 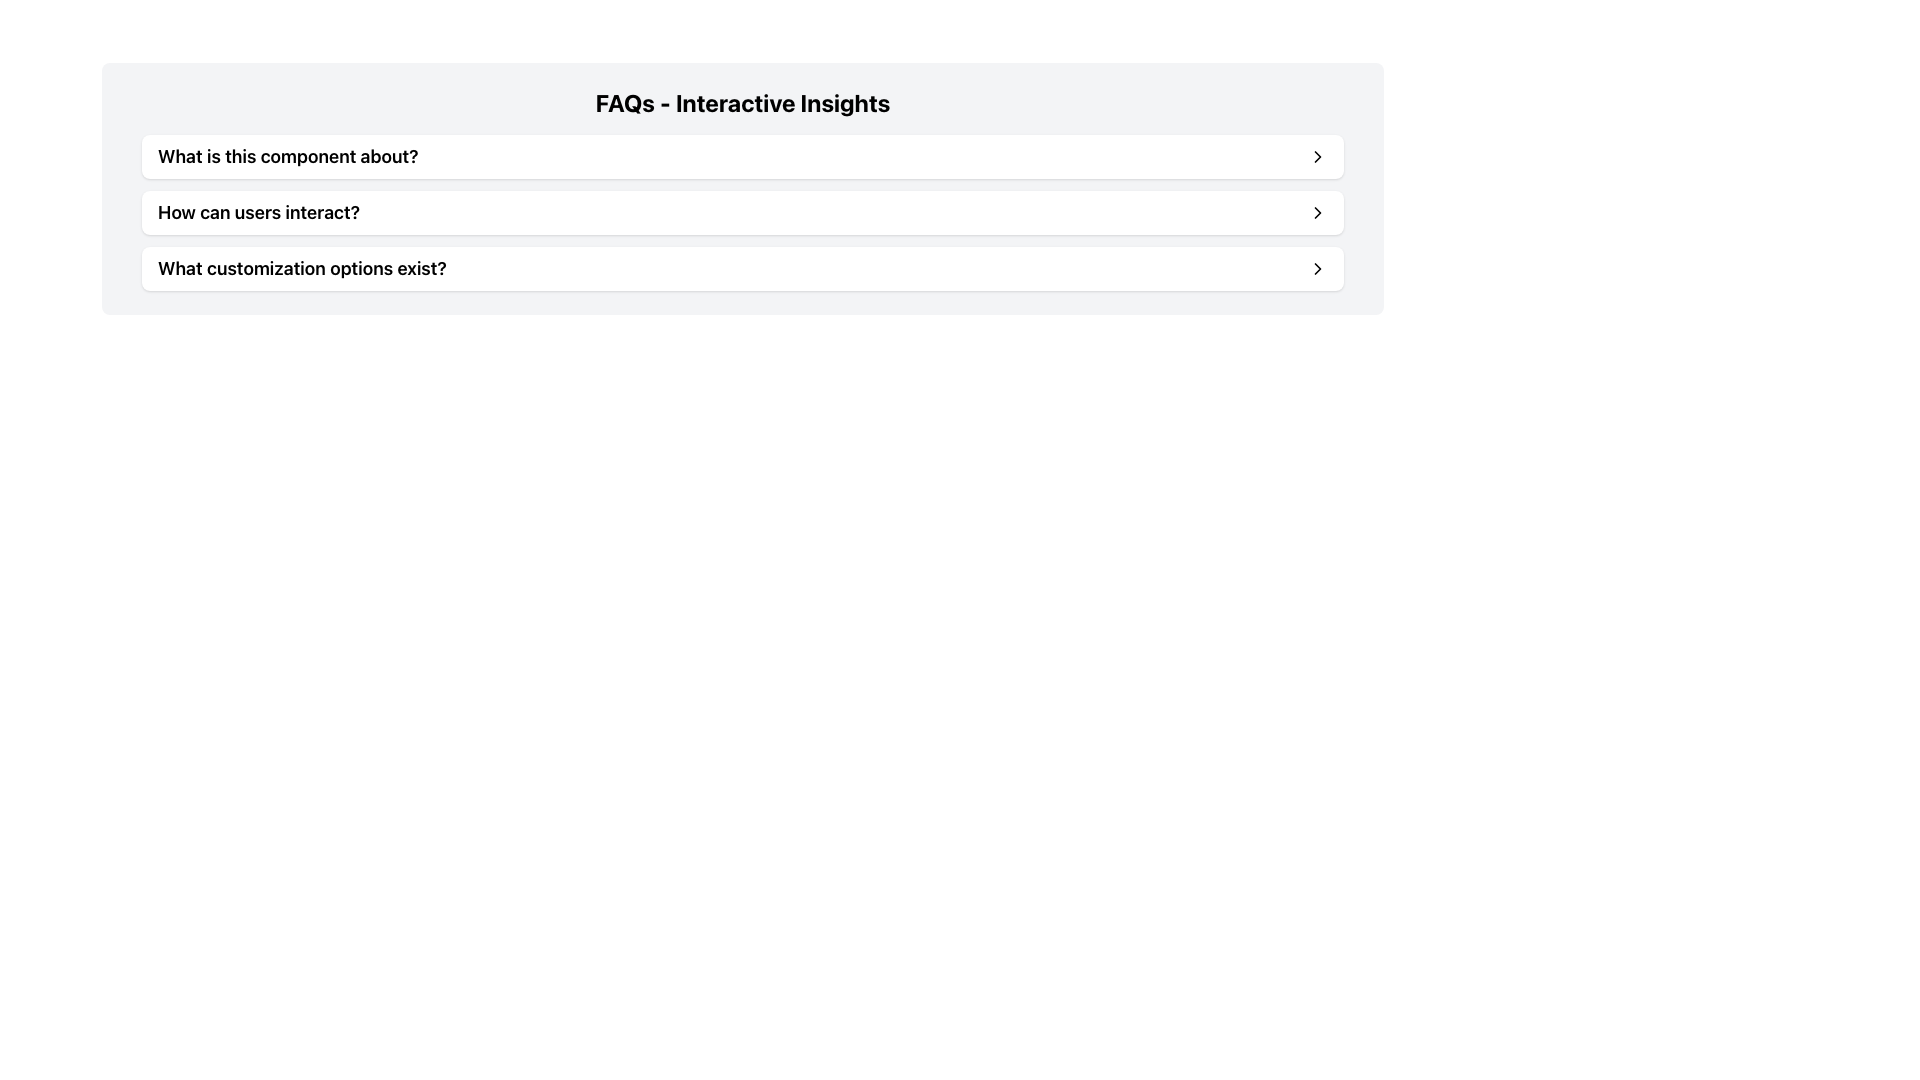 I want to click on the first interactive list item in the FAQs section, so click(x=742, y=156).